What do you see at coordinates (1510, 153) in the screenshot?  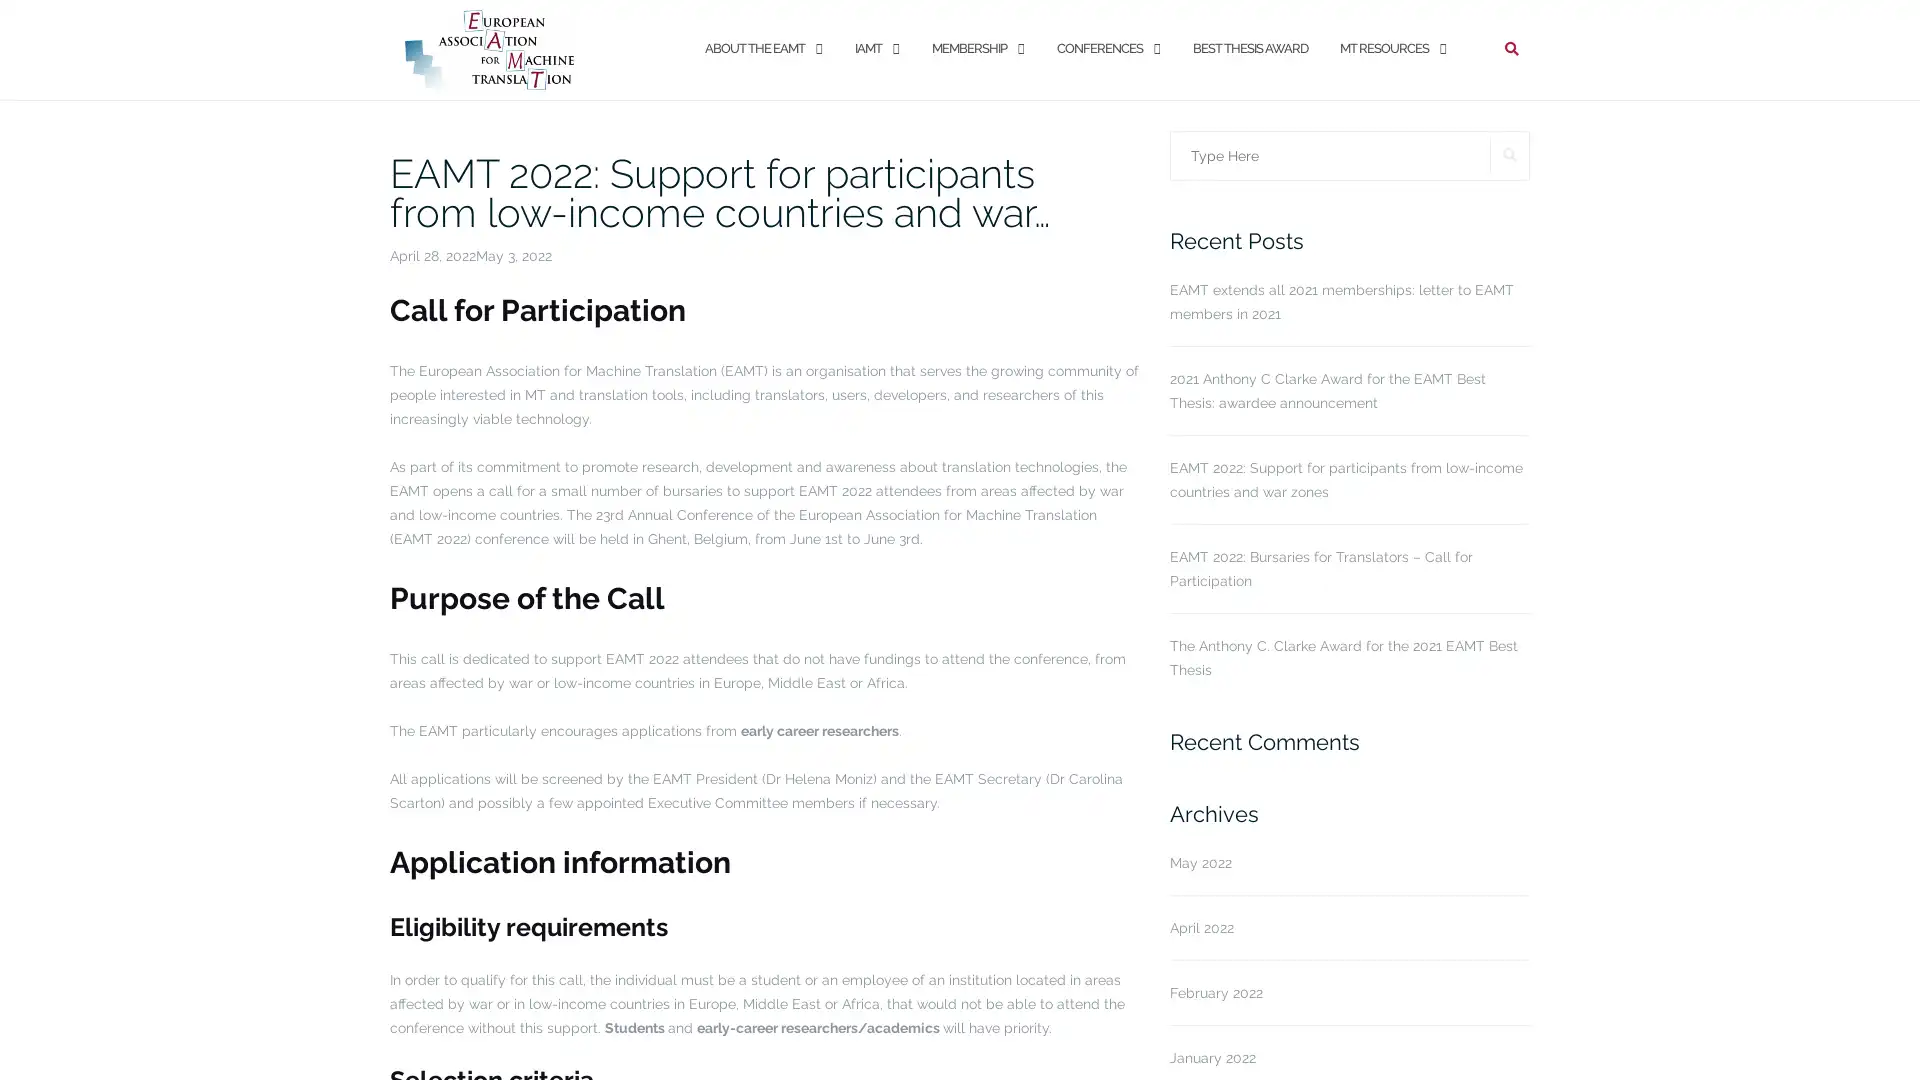 I see `SEARCH` at bounding box center [1510, 153].